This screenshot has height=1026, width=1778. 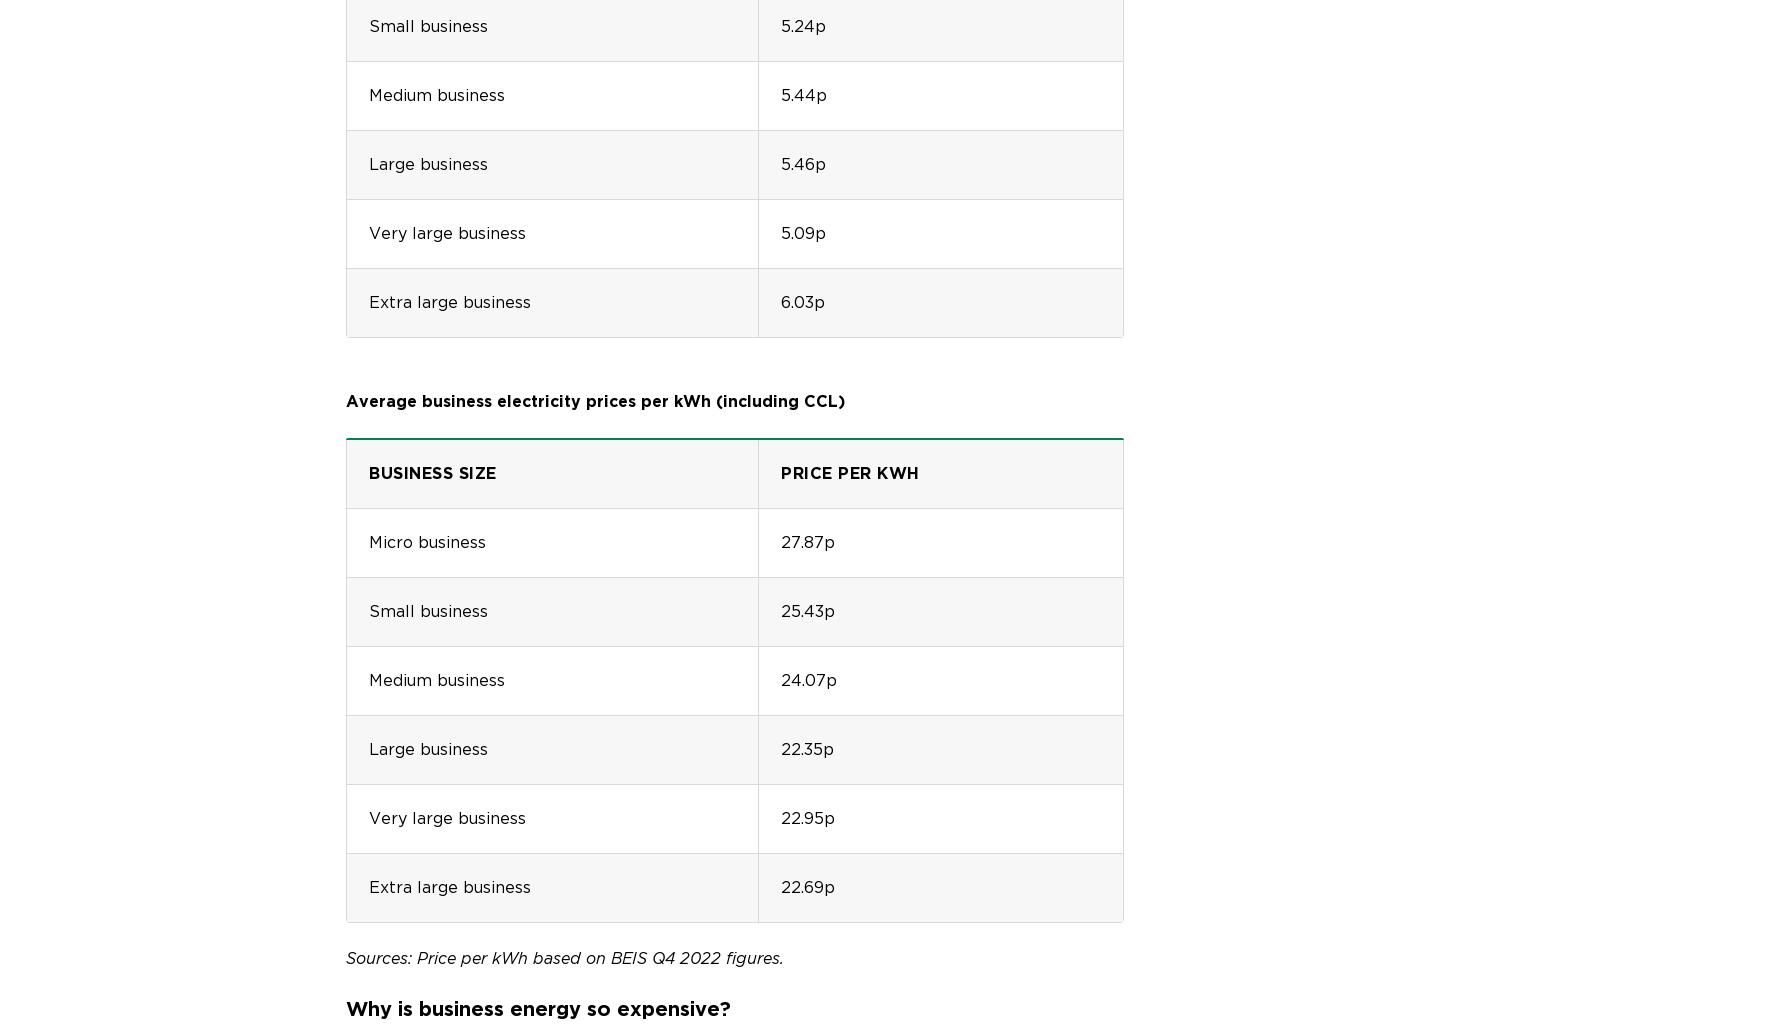 I want to click on 'Sources: Price per kWh based on BEIS Q4 2022 figures.', so click(x=565, y=957).